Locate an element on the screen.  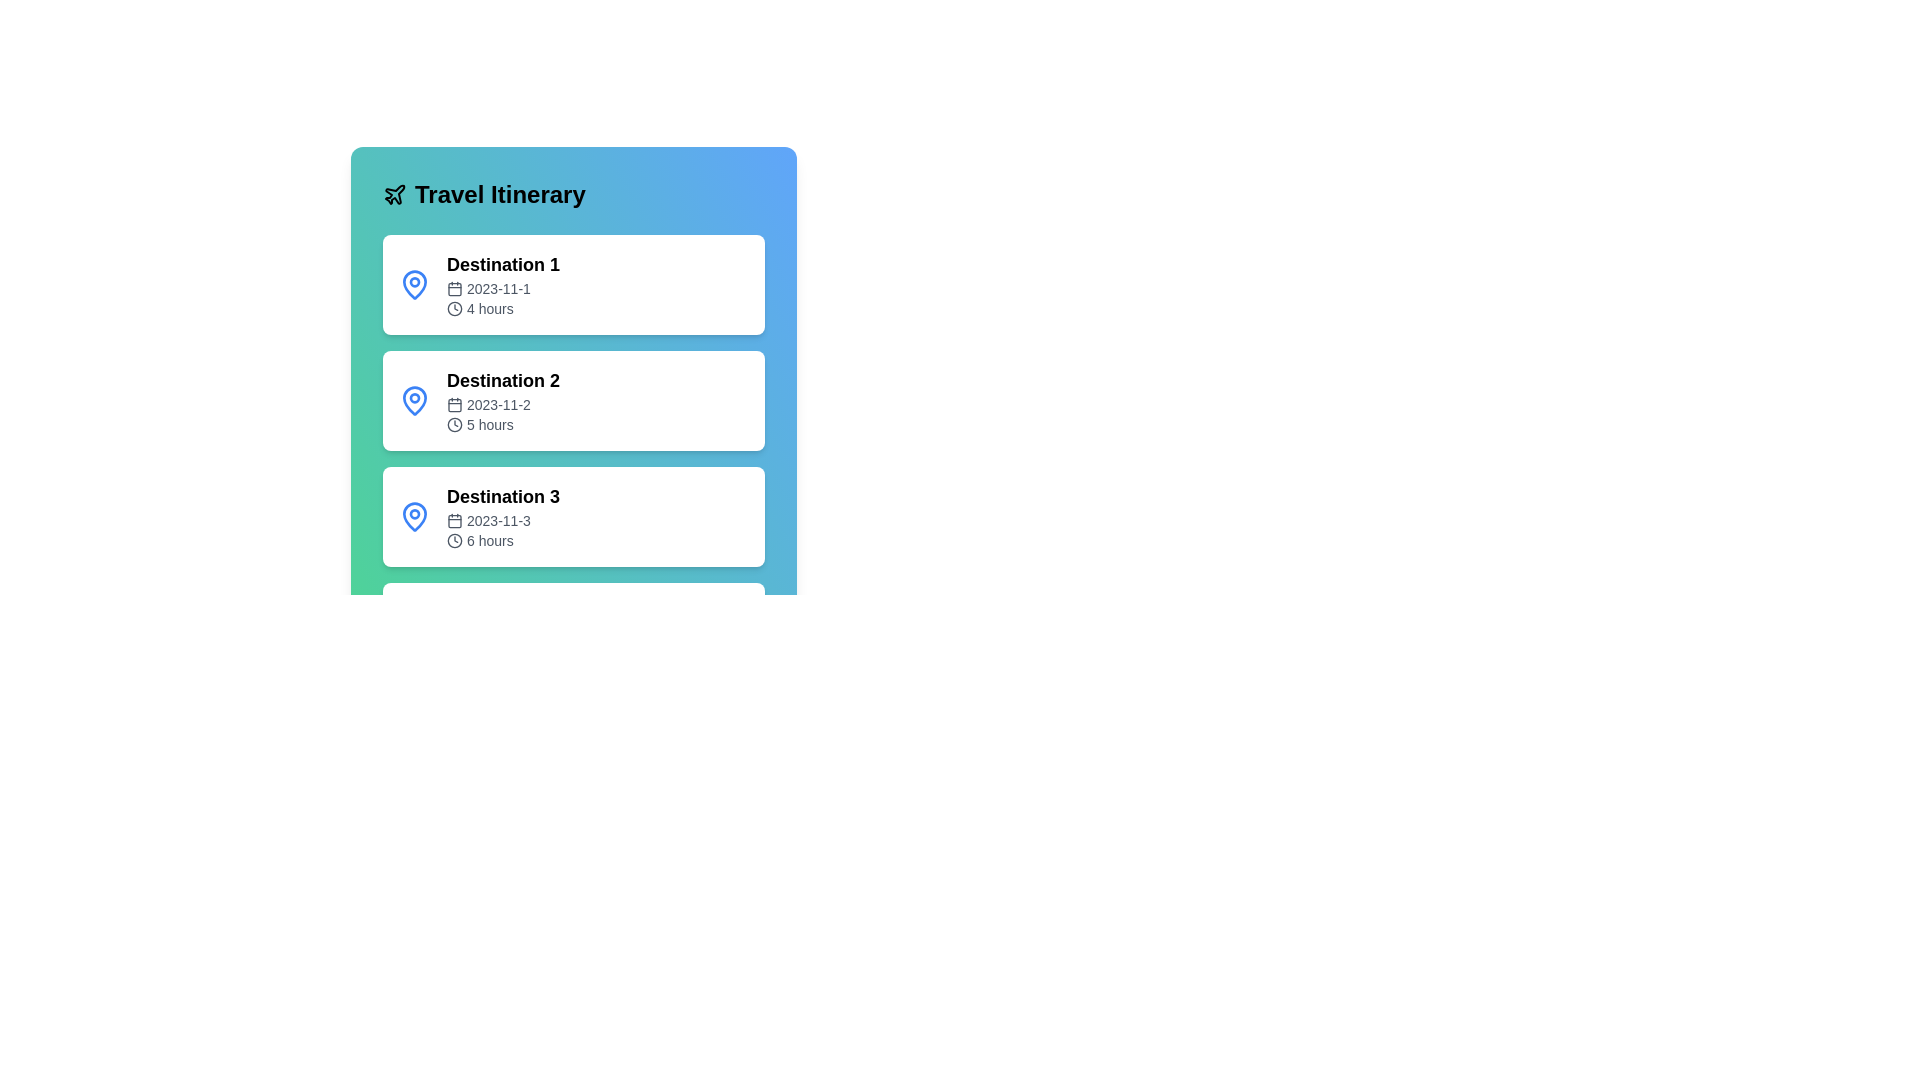
the location pin icon representing 'Destination 1' in the travel itinerary list, which is the topmost list item adjacent to the text 'Destination 1' is located at coordinates (413, 284).